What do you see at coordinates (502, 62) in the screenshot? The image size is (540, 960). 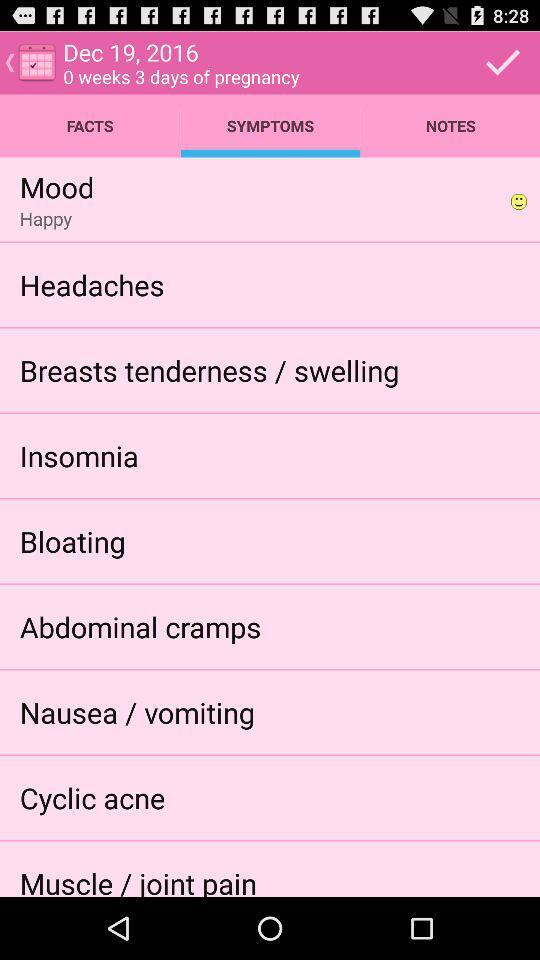 I see `the item above the notes` at bounding box center [502, 62].